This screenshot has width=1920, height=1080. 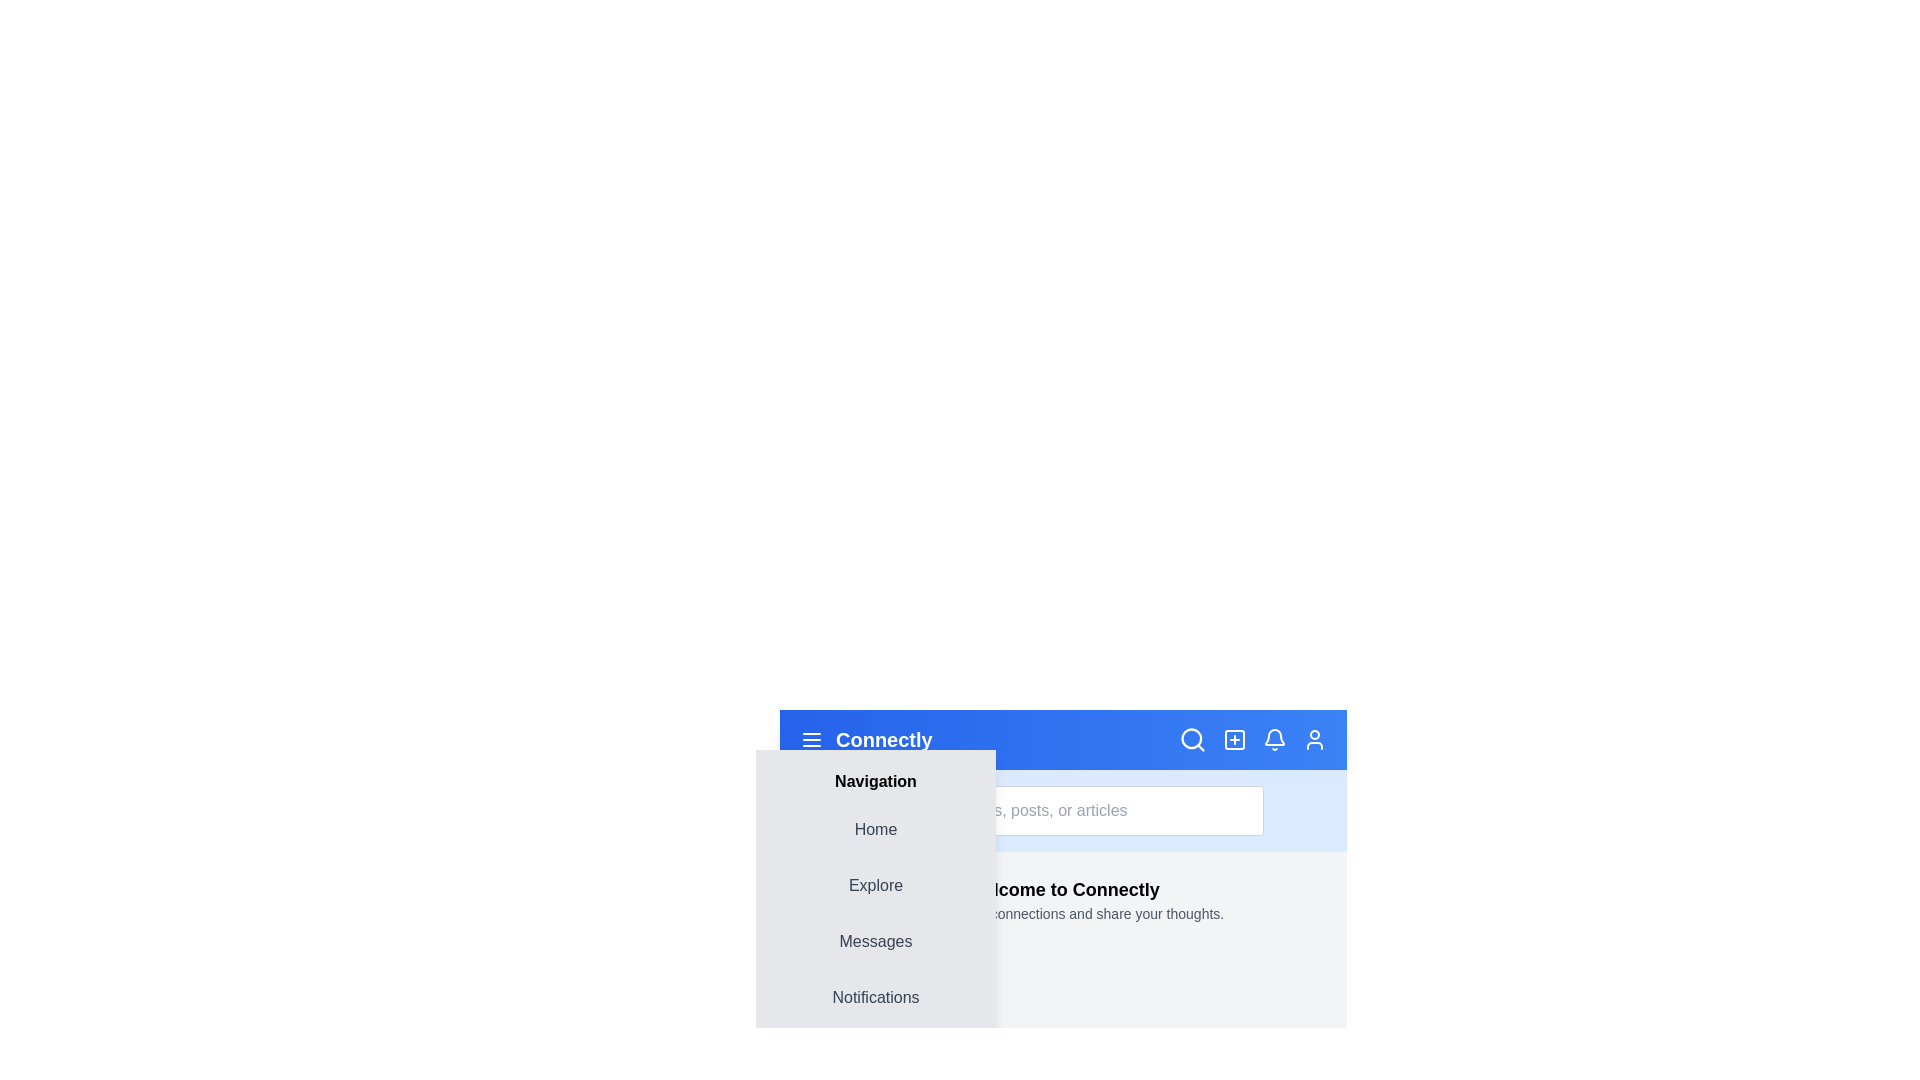 What do you see at coordinates (1062, 914) in the screenshot?
I see `the text element 'Discover new connections and share your thoughts.' for interaction` at bounding box center [1062, 914].